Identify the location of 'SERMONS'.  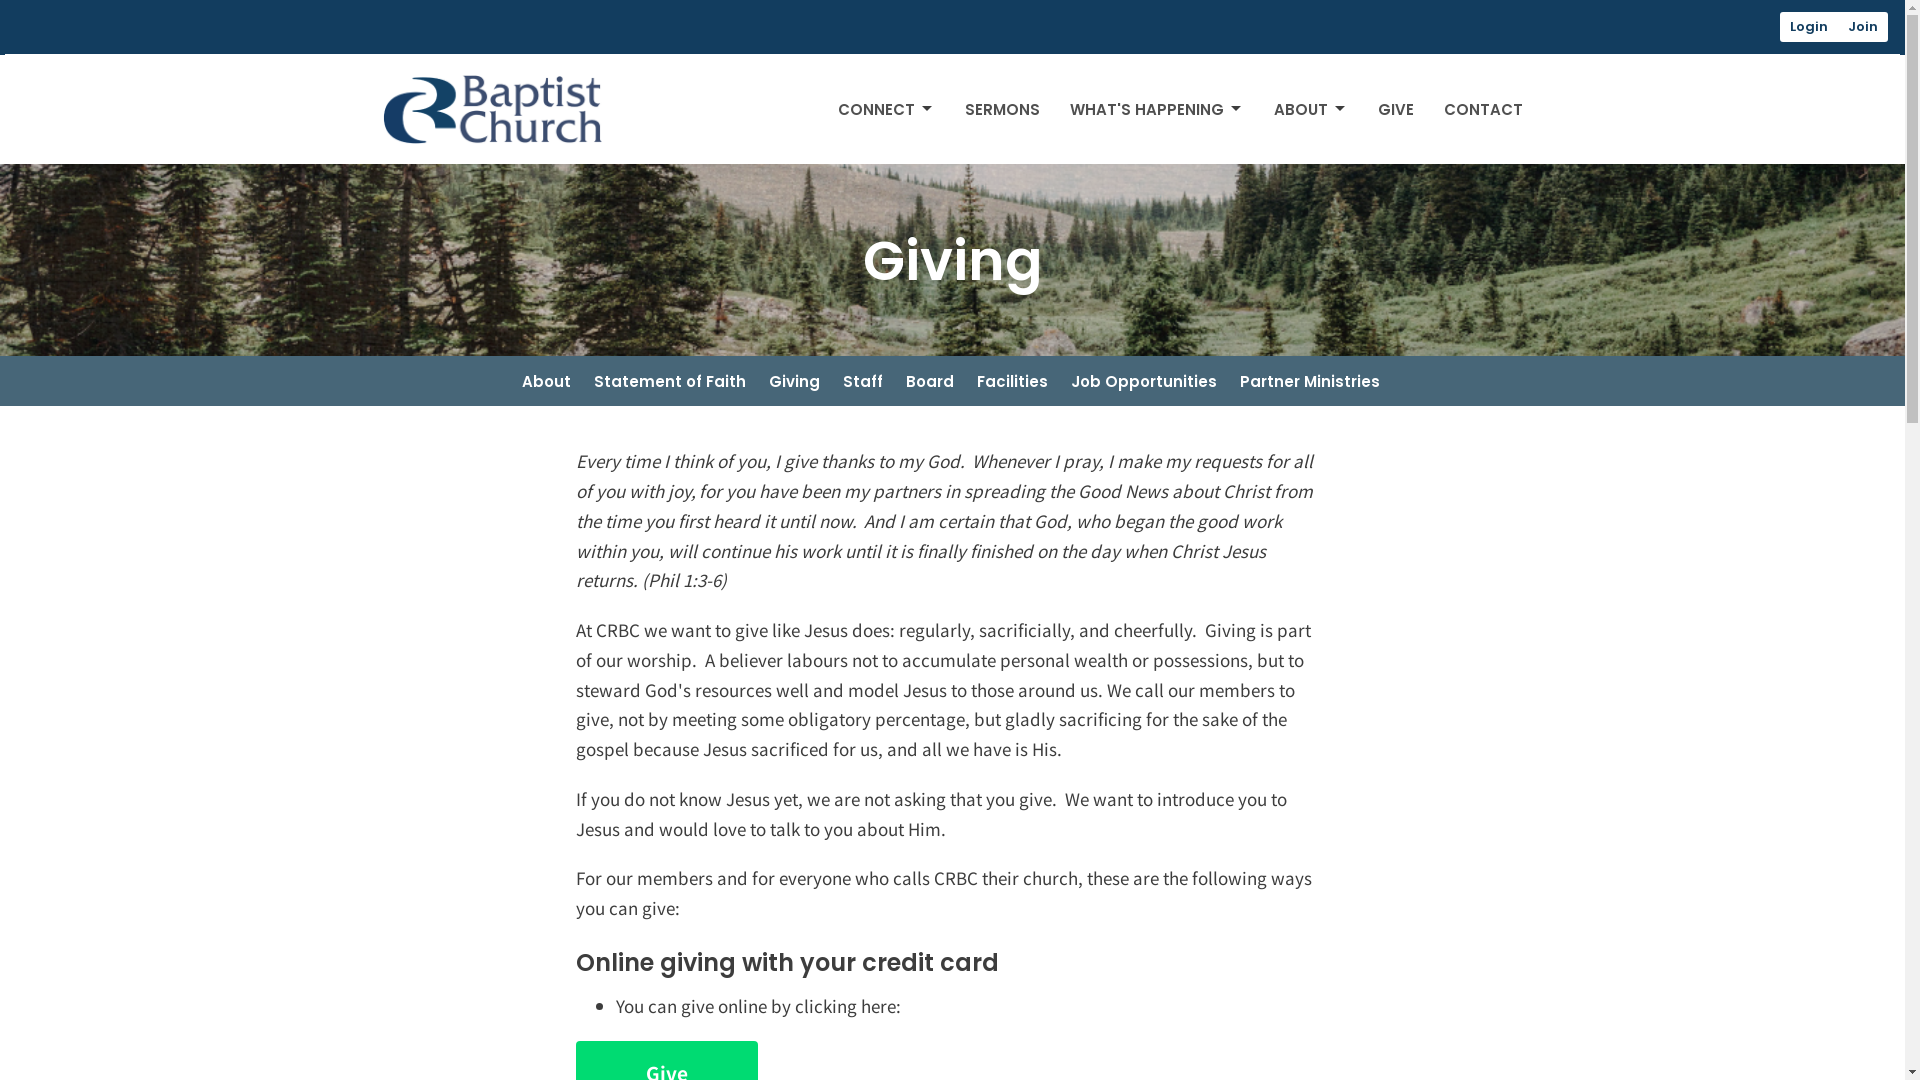
(1001, 109).